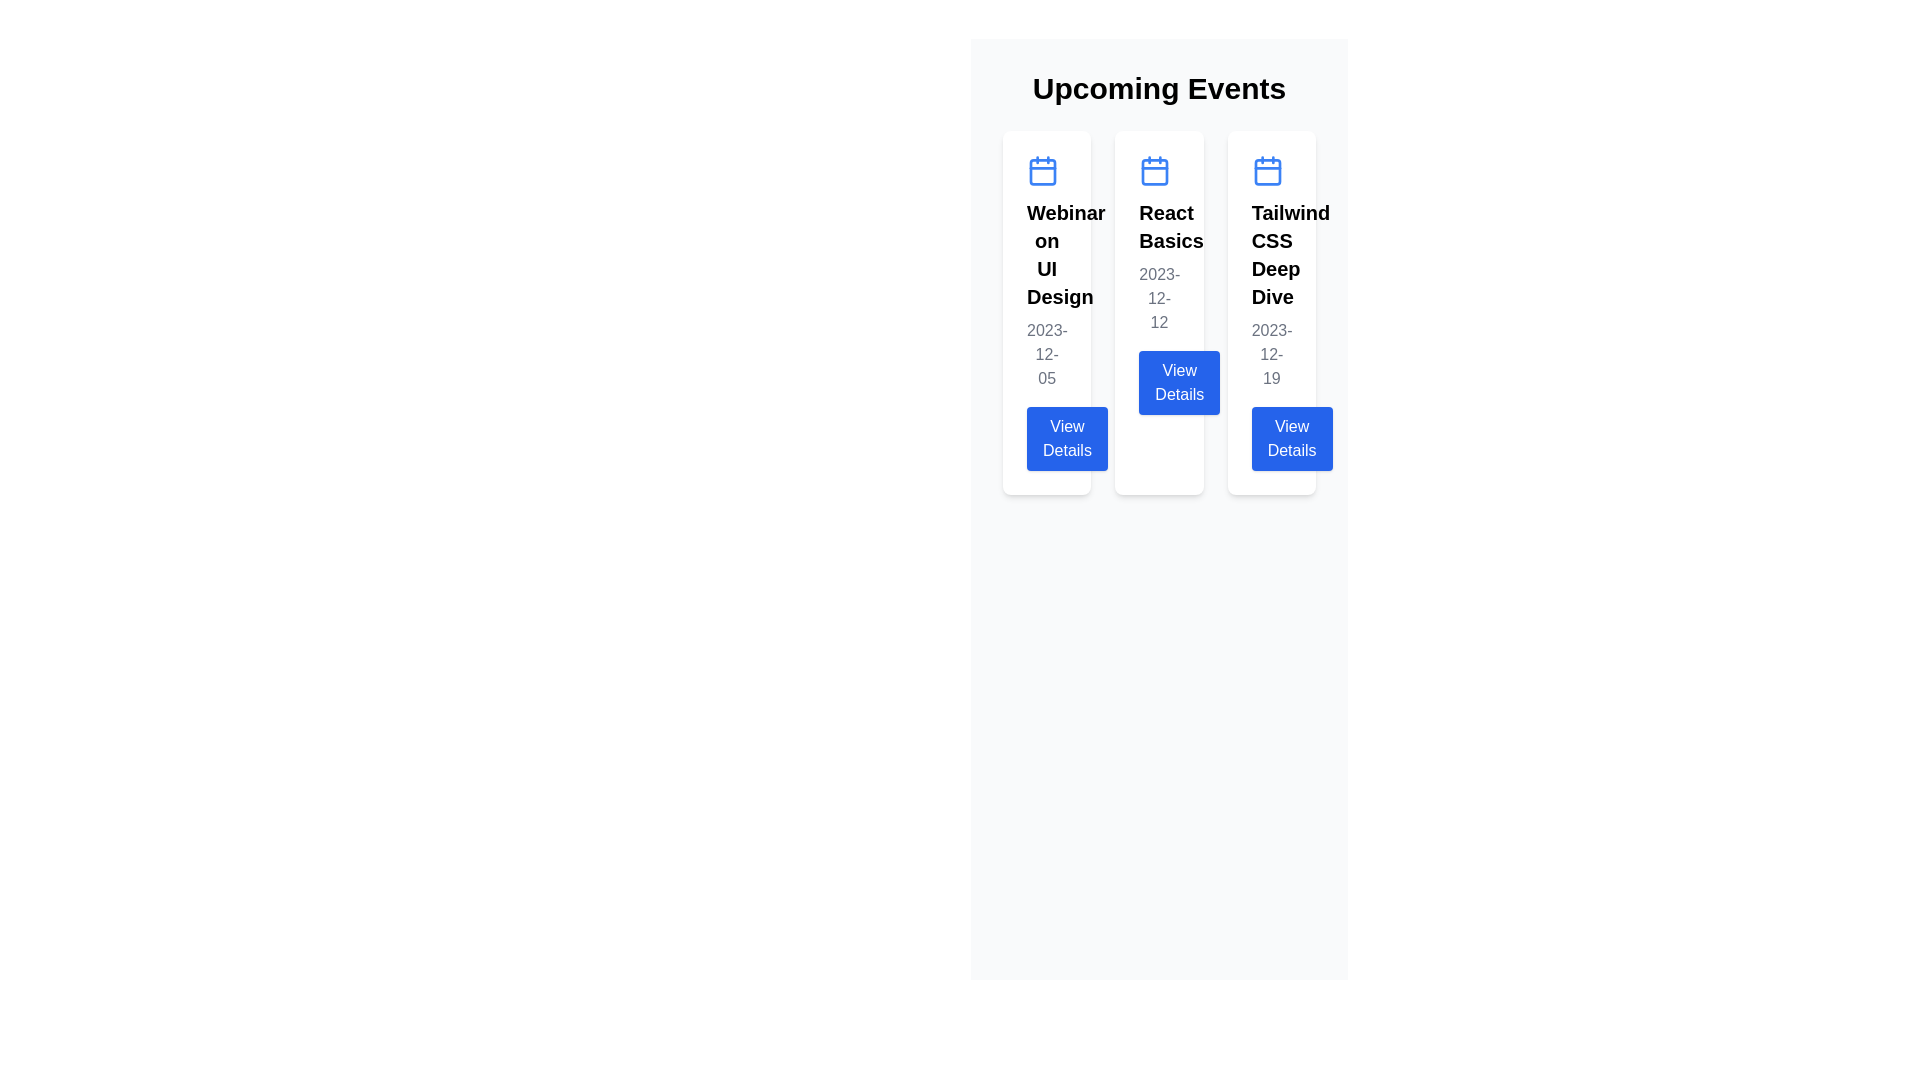  I want to click on the 'View Details' button, which is a rectangular button with rounded corners, a blue background, and white text located in the middle of the 'React Basics' card under the 'Upcoming Events' section, so click(1179, 382).